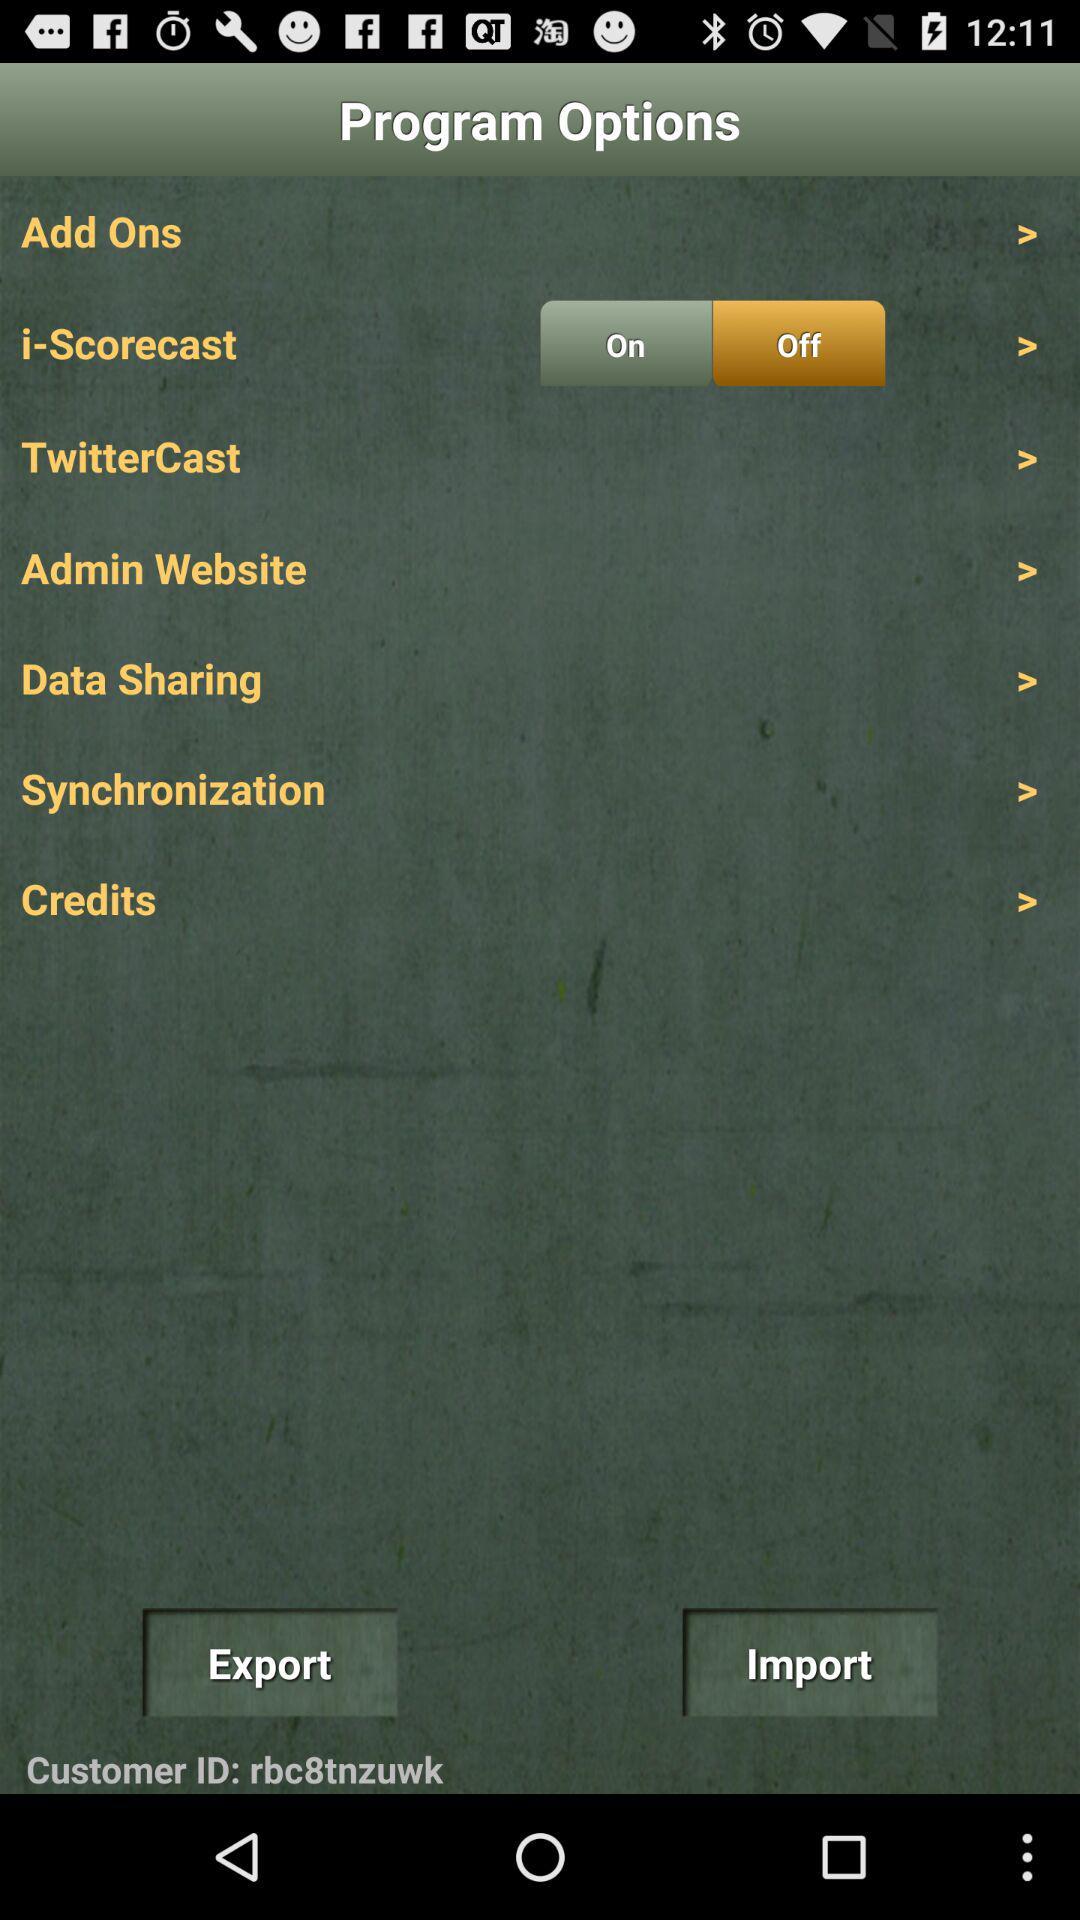 The height and width of the screenshot is (1920, 1080). Describe the element at coordinates (625, 343) in the screenshot. I see `the item to the right of i-scorecast icon` at that location.